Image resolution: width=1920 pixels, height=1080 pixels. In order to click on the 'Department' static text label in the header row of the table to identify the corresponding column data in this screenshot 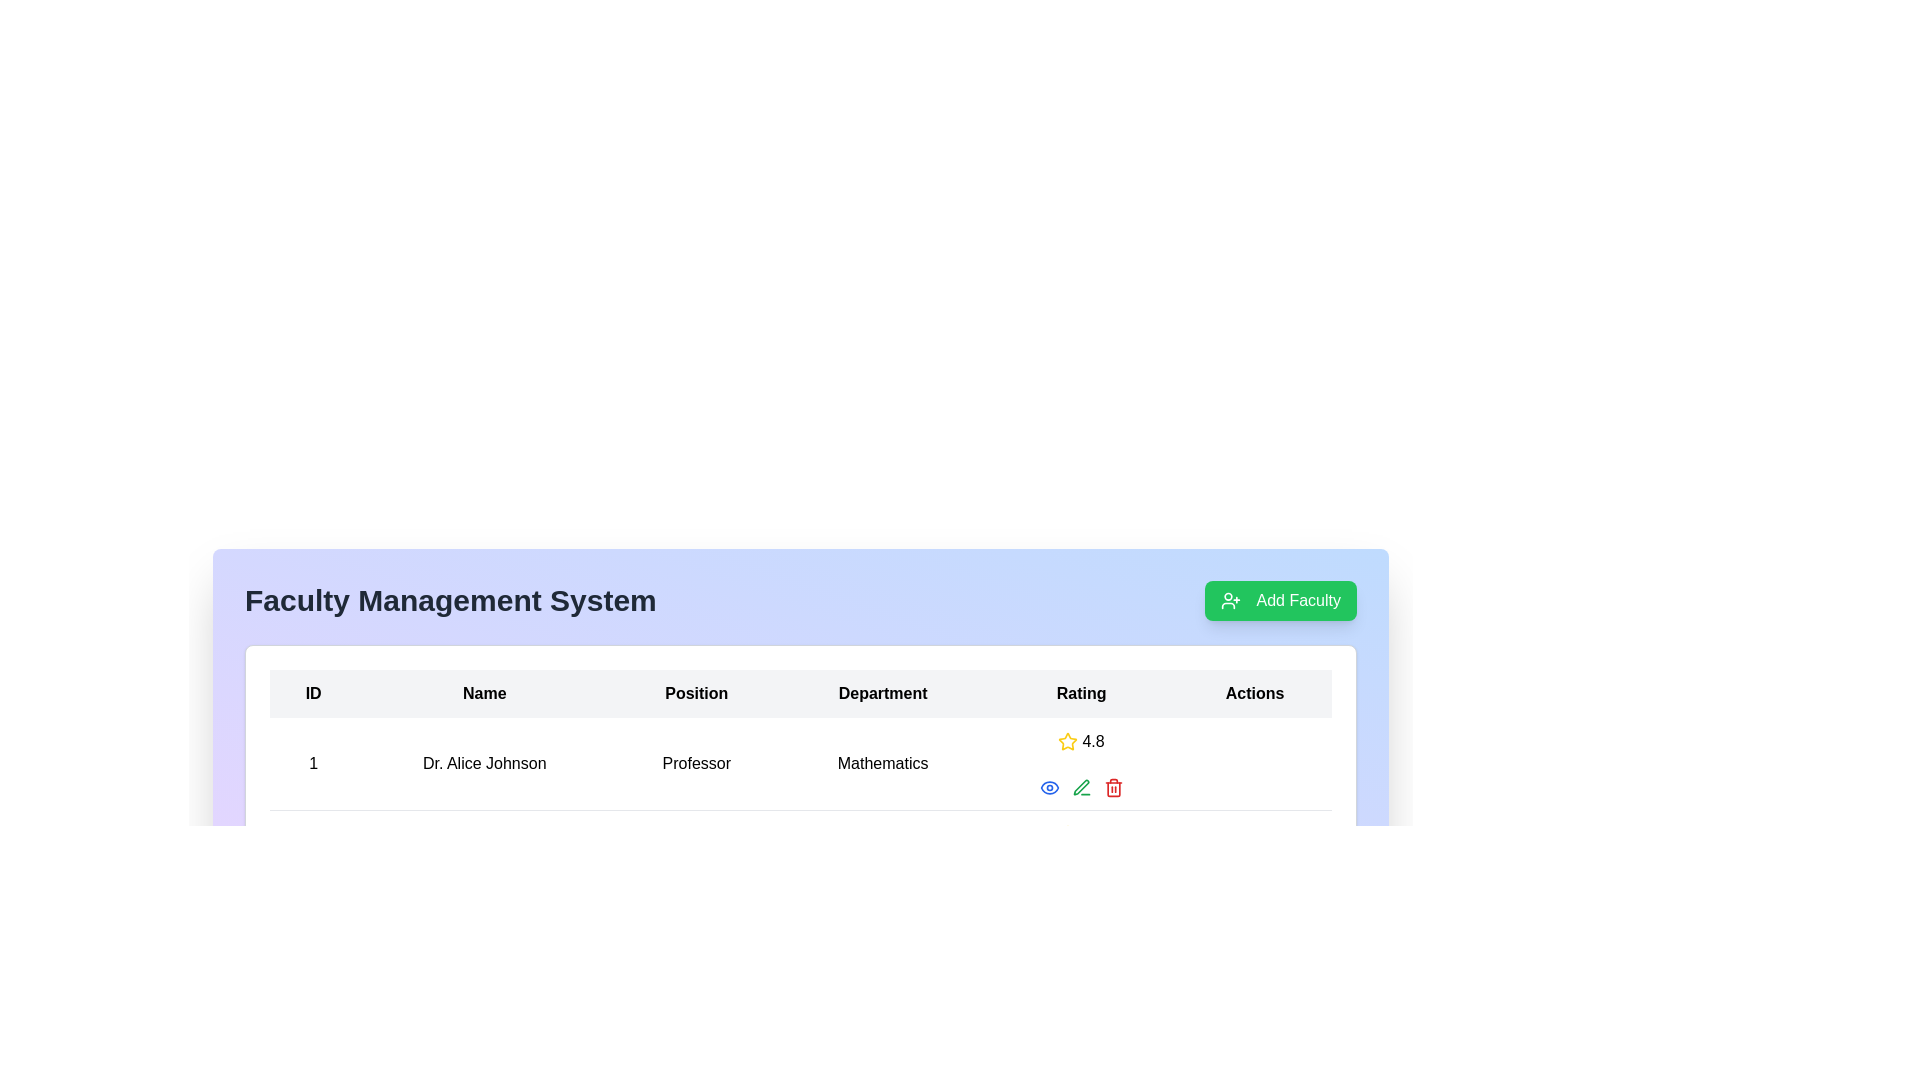, I will do `click(882, 693)`.